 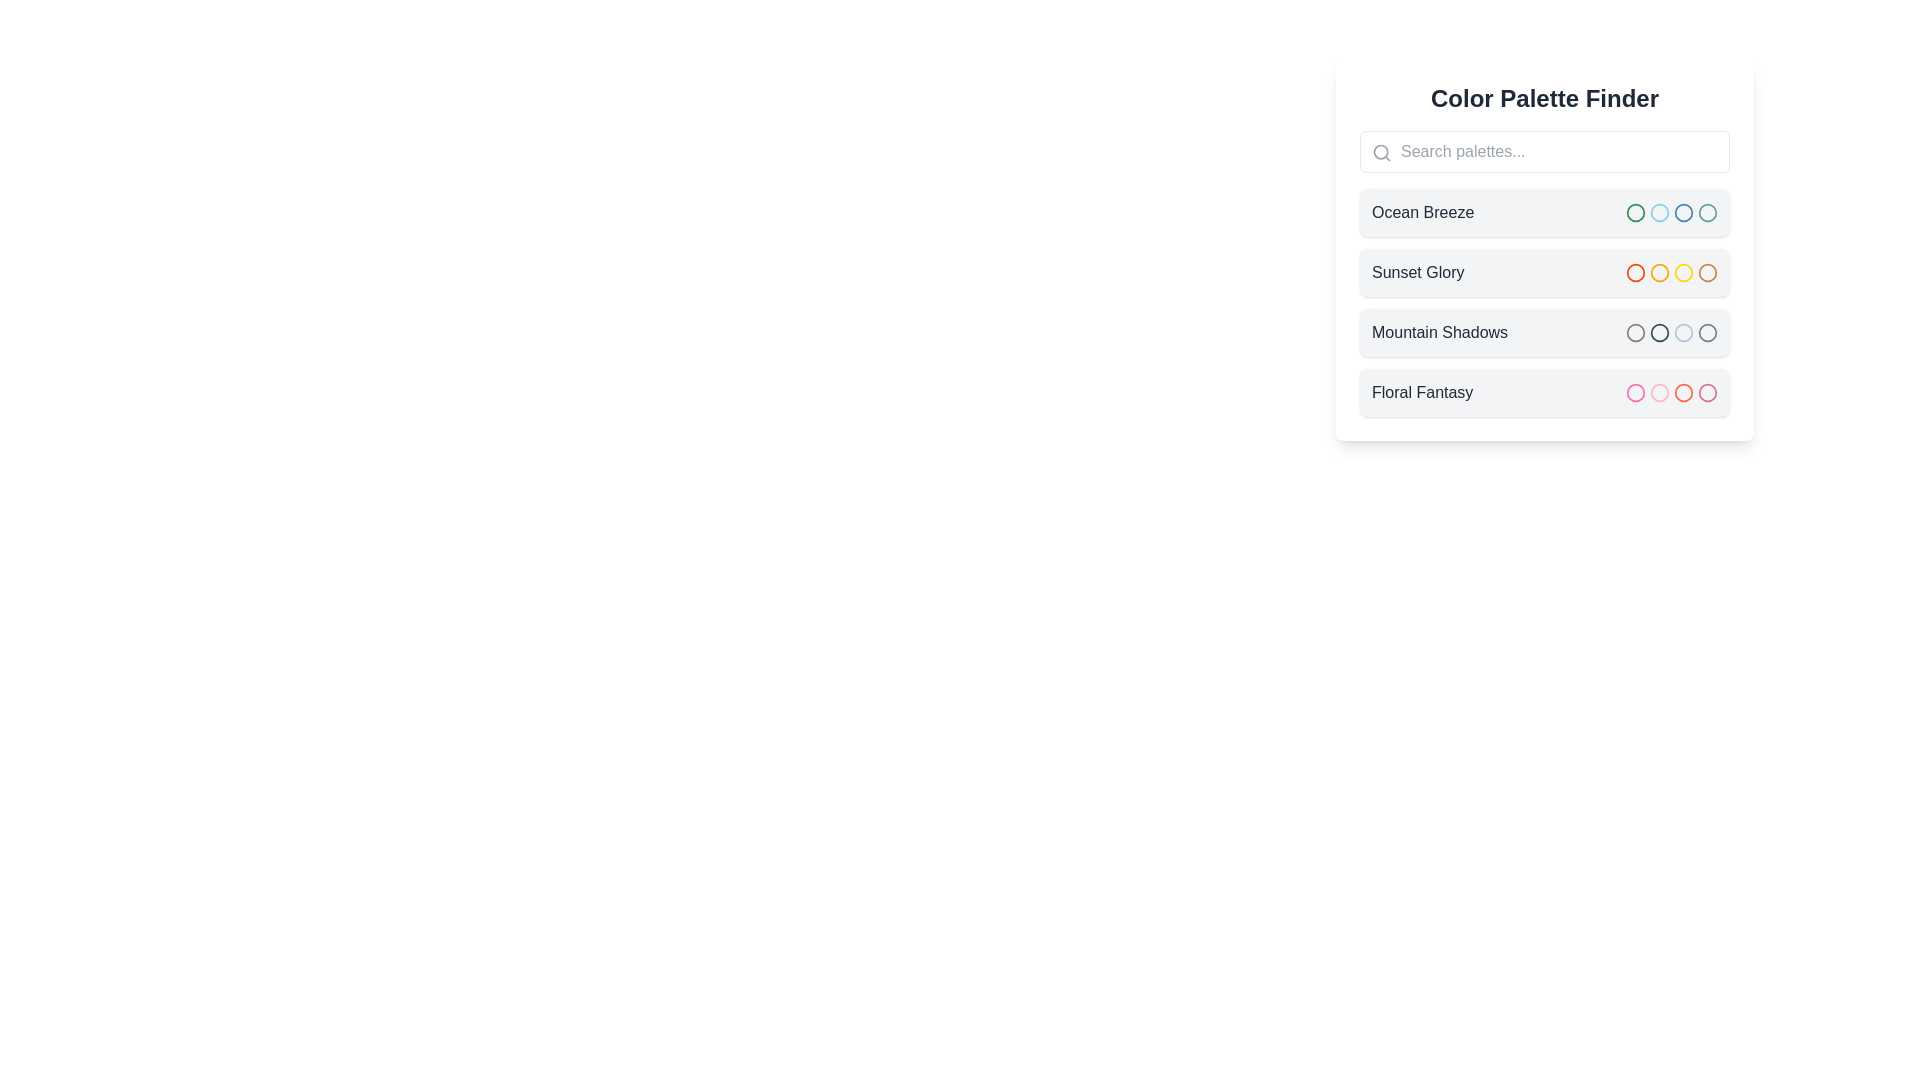 I want to click on the circular outline in the middle of the magnifying glass icon, which is part of the search icon in the 'Color Palette Finder' section, so click(x=1380, y=151).